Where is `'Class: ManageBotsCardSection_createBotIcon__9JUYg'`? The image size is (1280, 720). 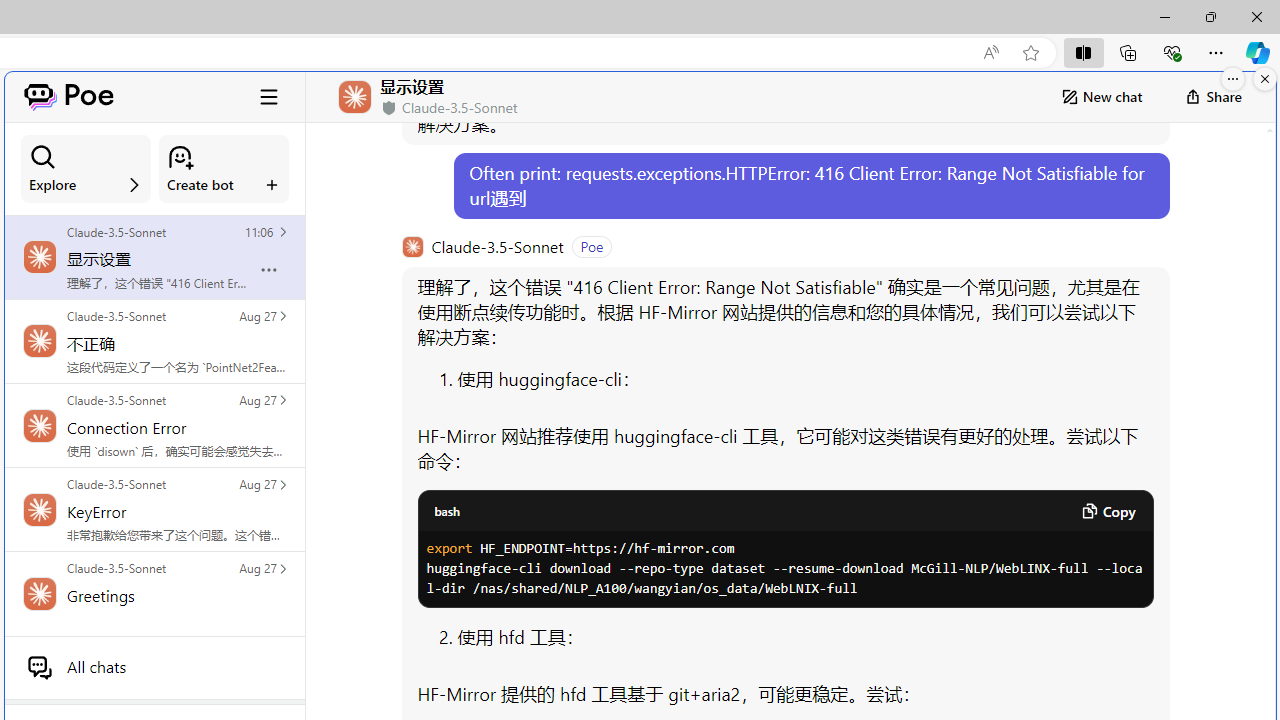
'Class: ManageBotsCardSection_createBotIcon__9JUYg' is located at coordinates (180, 156).